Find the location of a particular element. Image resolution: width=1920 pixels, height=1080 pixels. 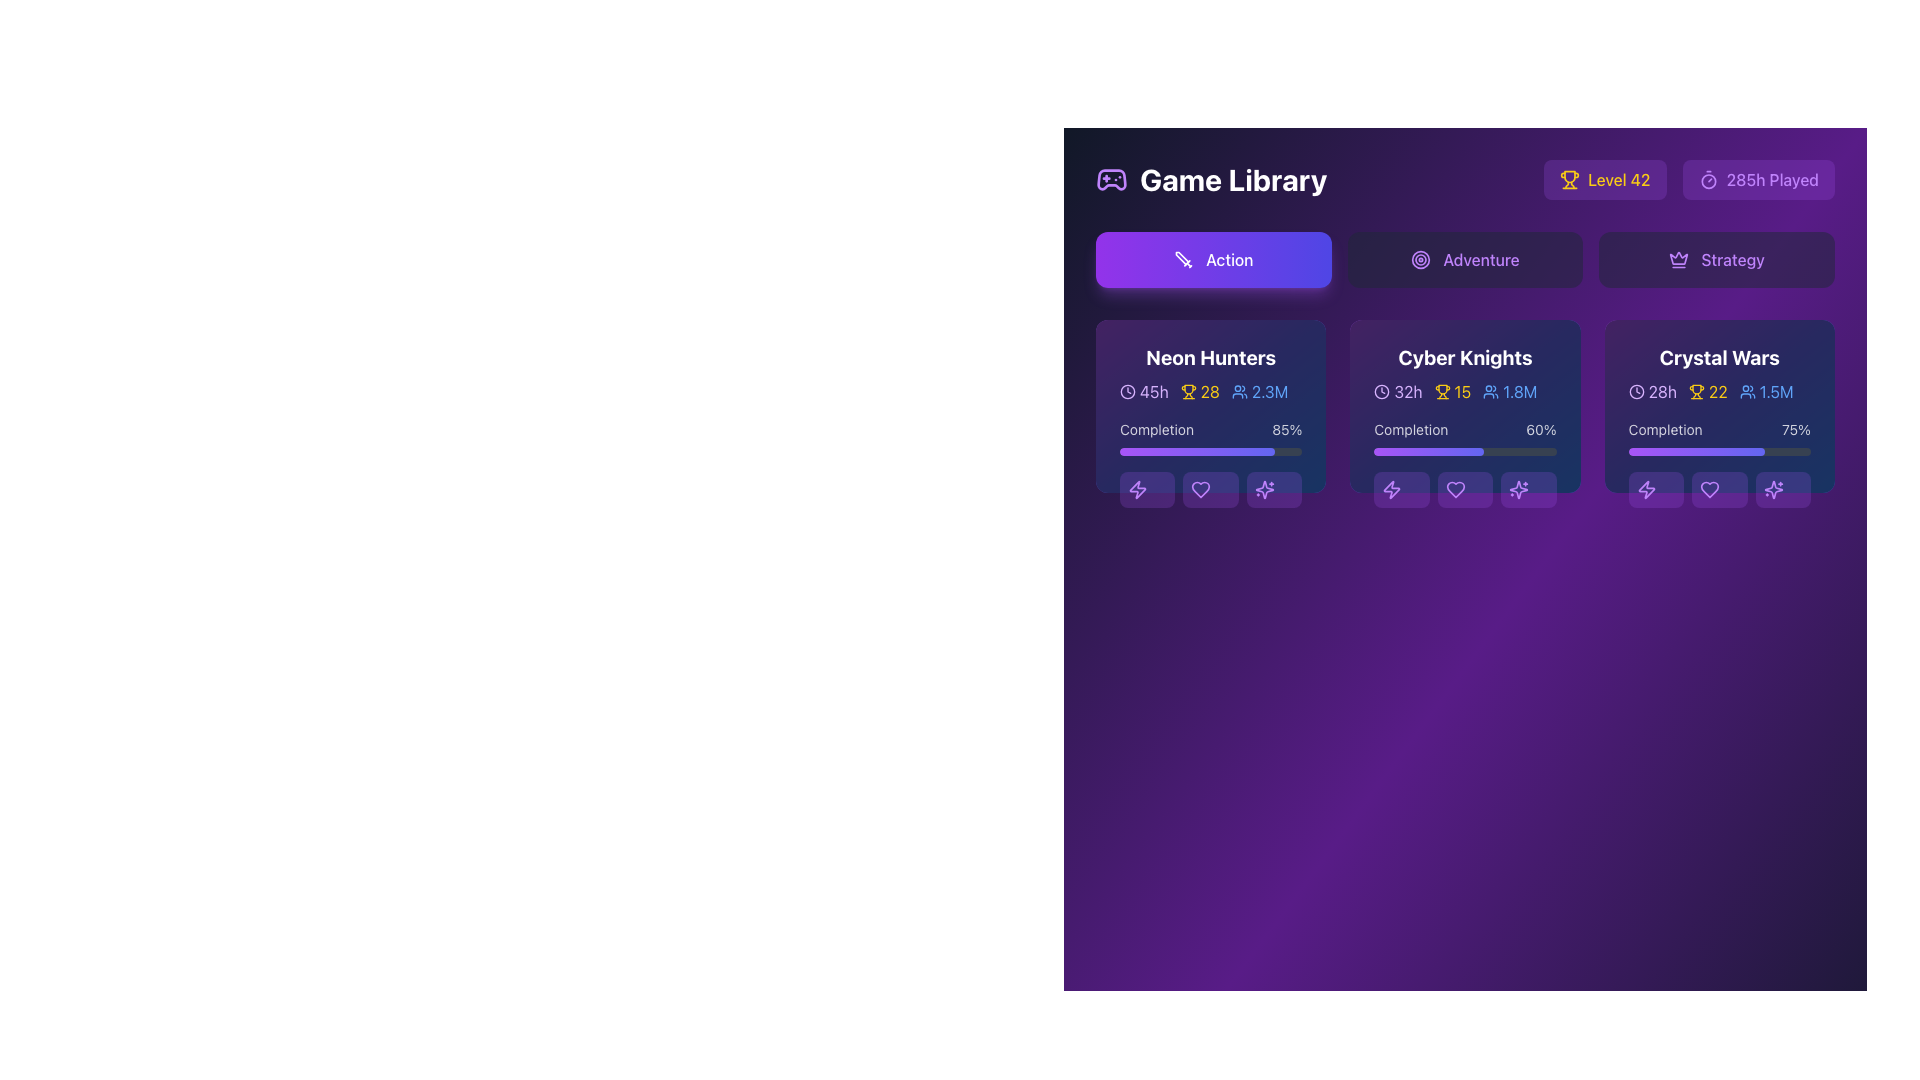

the SVG circle element that serves as the decorative boundary of the clock icon located to the left of the '32h' text under the 'Cyber Knights' section is located at coordinates (1381, 392).